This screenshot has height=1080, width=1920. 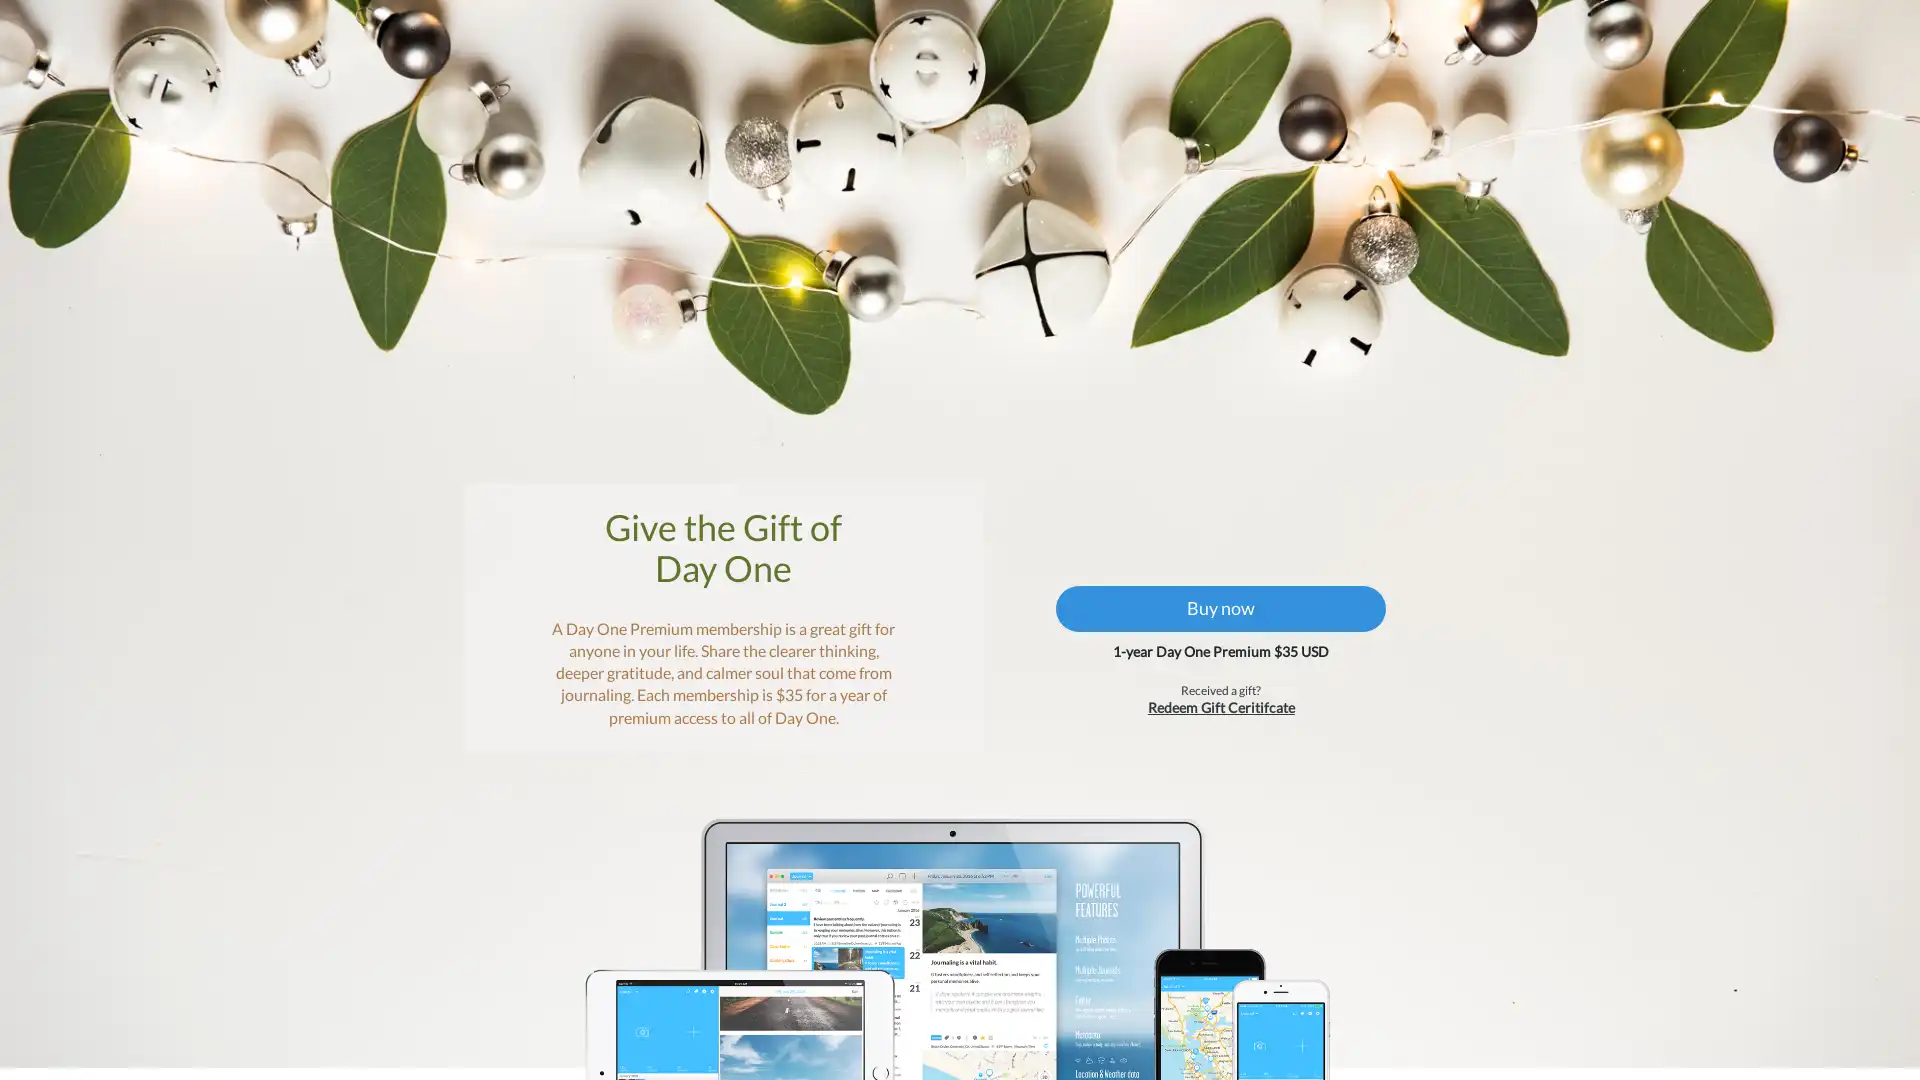 What do you see at coordinates (1214, 623) in the screenshot?
I see `Buy now` at bounding box center [1214, 623].